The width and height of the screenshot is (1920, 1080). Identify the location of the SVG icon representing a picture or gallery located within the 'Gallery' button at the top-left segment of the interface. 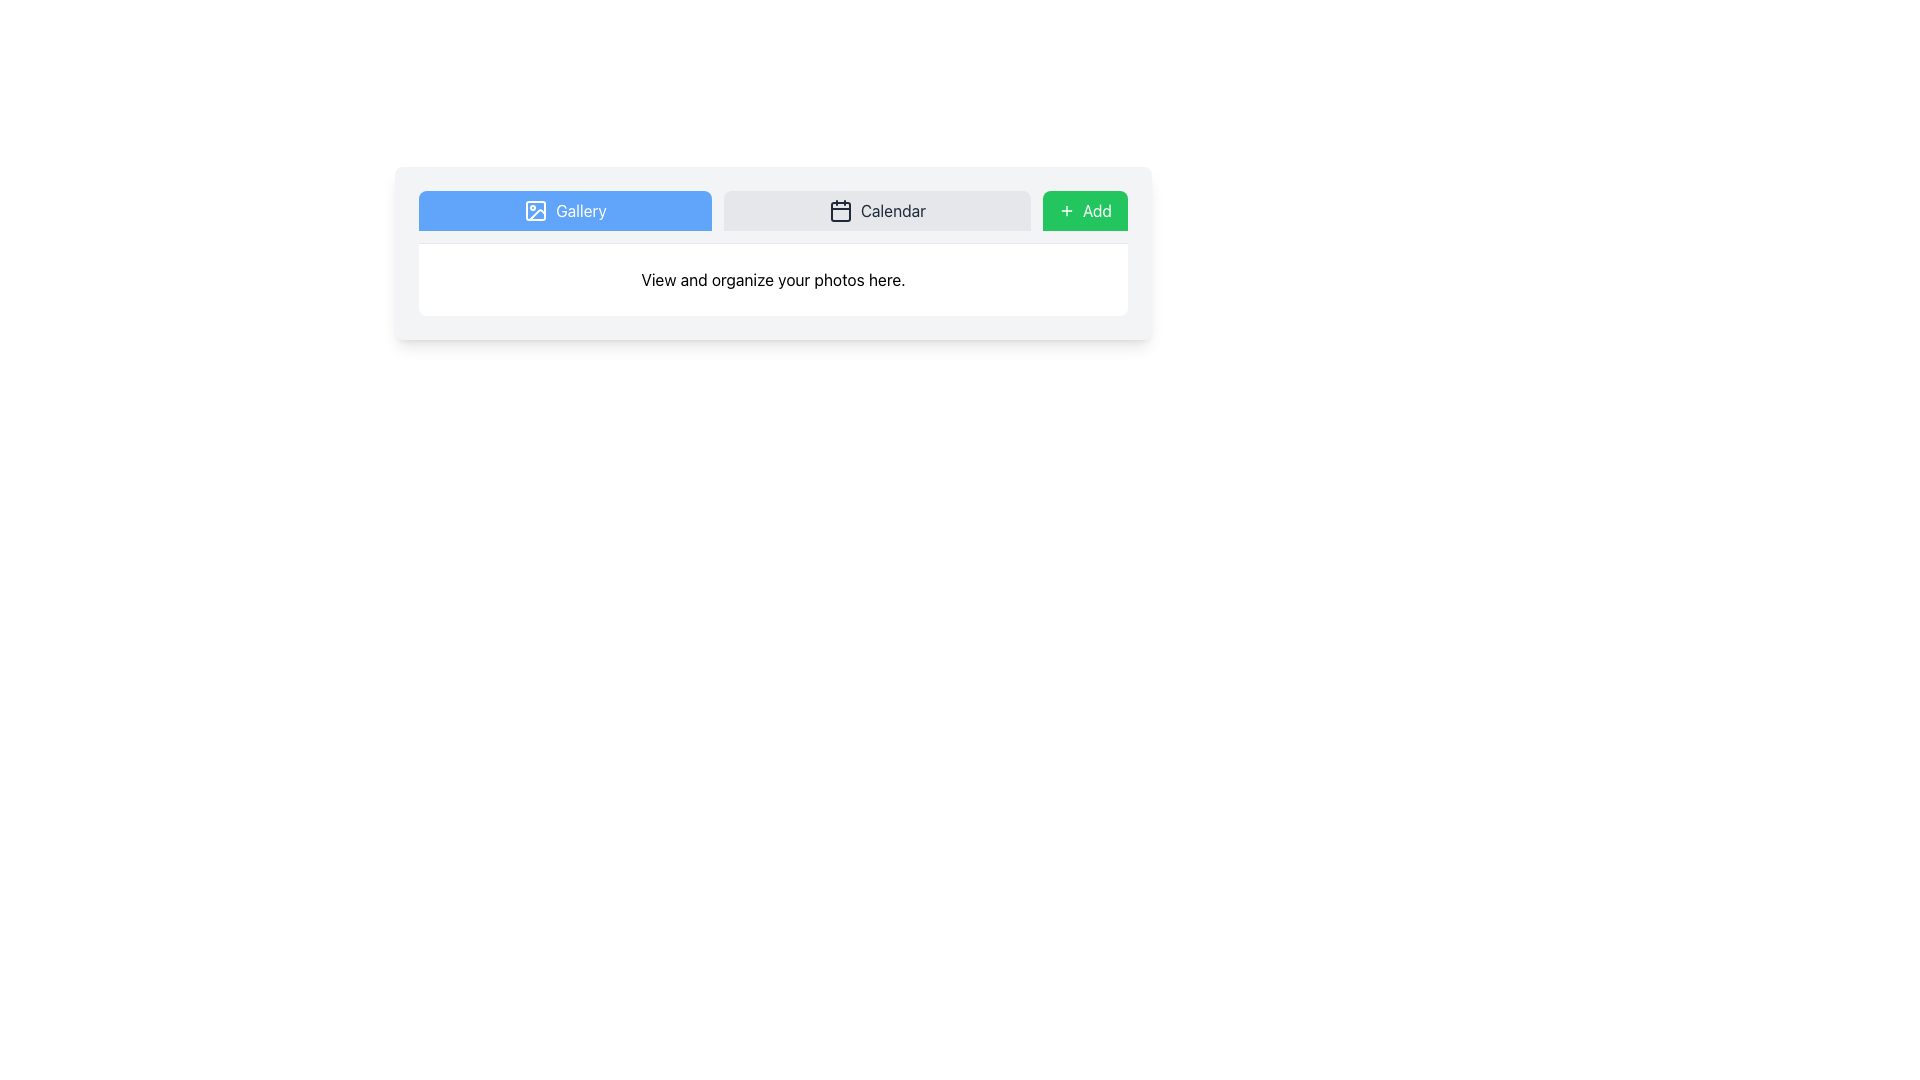
(536, 211).